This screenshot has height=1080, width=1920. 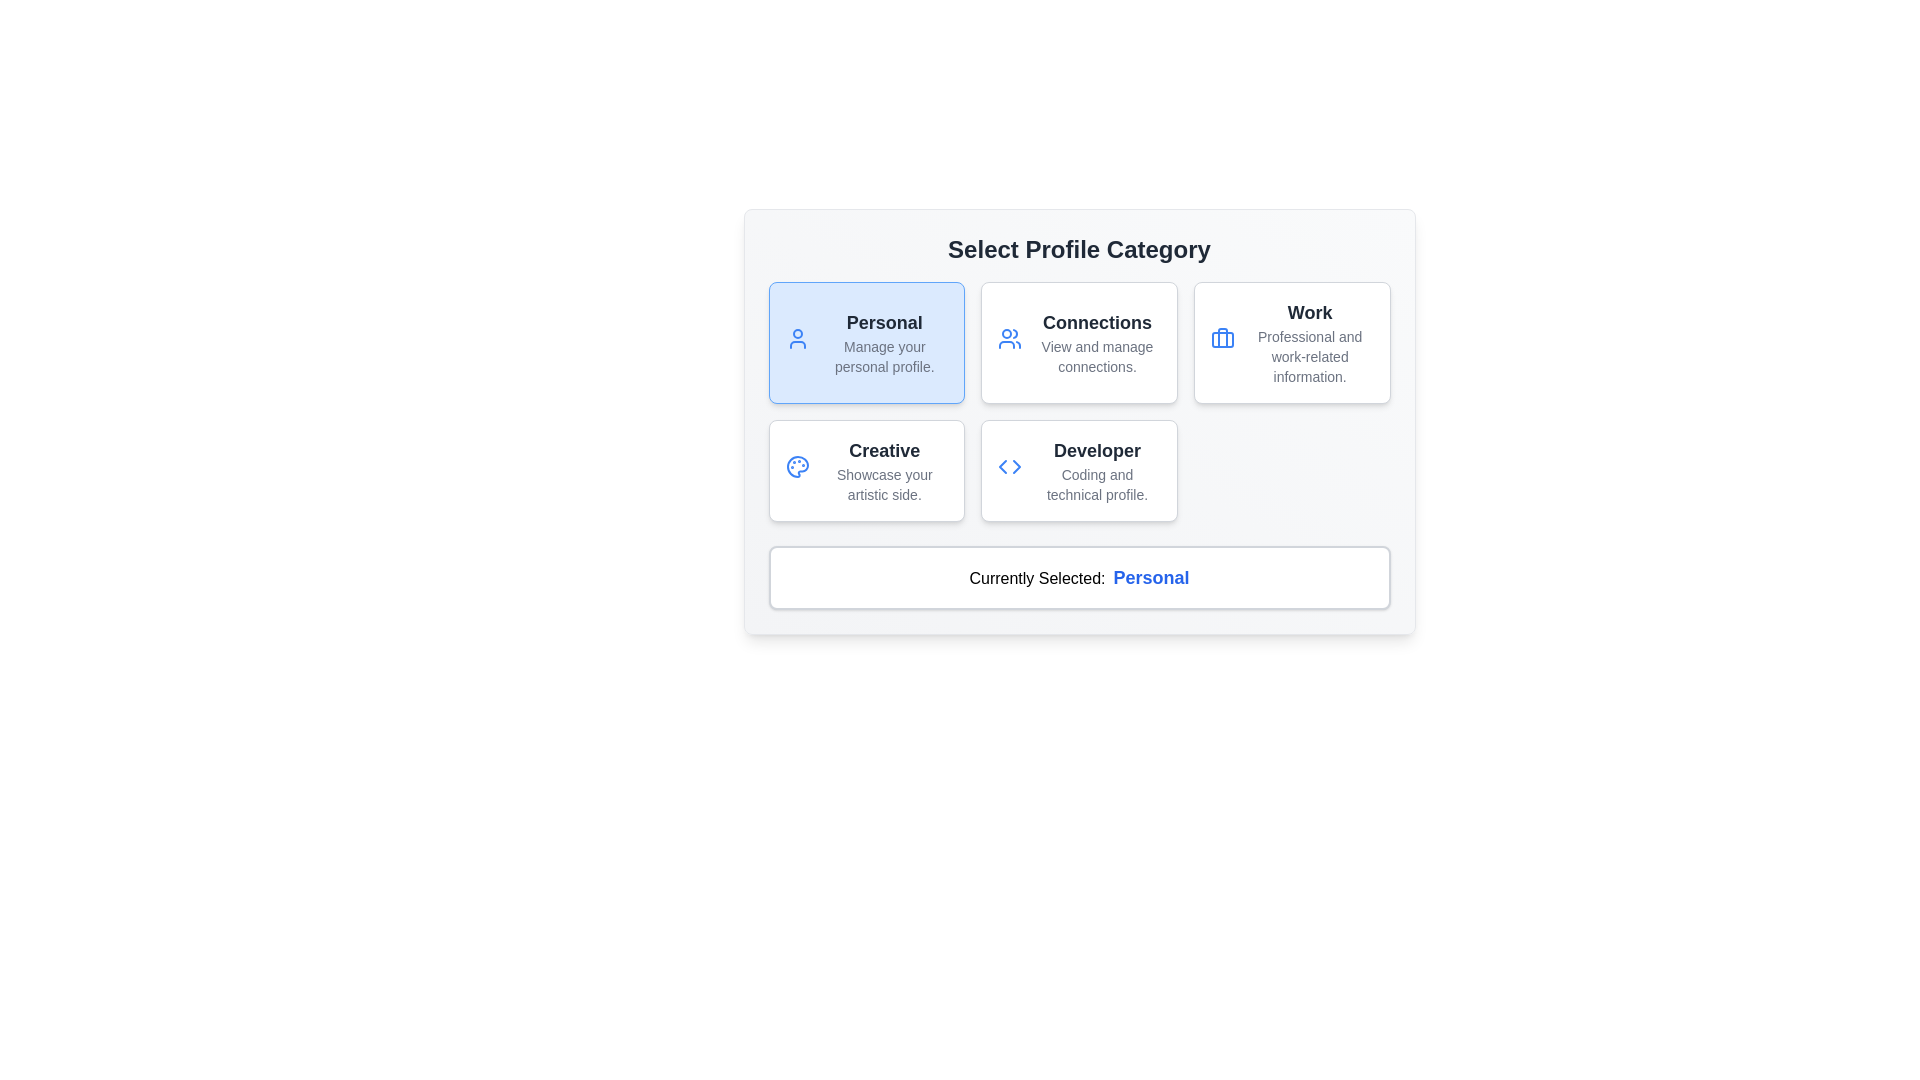 I want to click on the label displaying 'View and manage connections.' located below the 'Connections' header within the second column of the profile category options, so click(x=1096, y=356).